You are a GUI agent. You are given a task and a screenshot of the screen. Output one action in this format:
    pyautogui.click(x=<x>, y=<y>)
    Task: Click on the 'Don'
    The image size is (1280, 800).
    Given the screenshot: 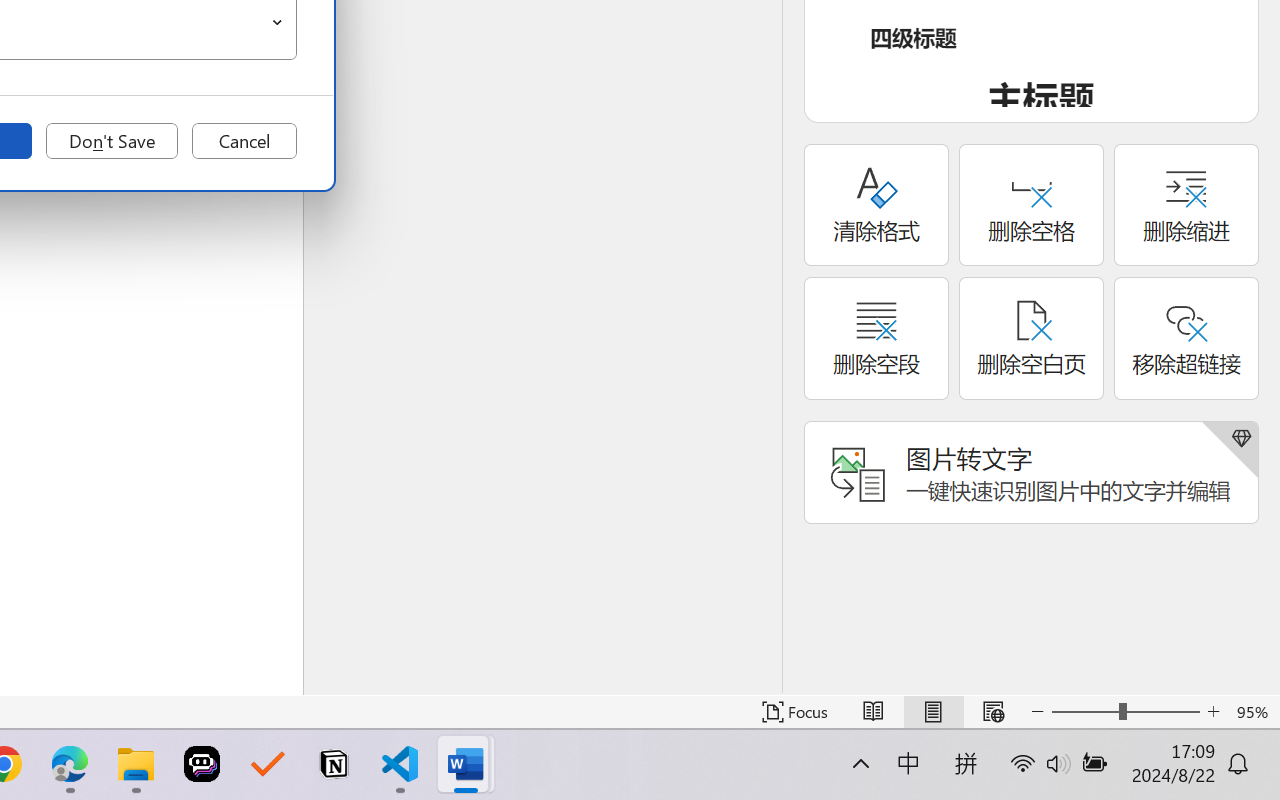 What is the action you would take?
    pyautogui.click(x=111, y=141)
    